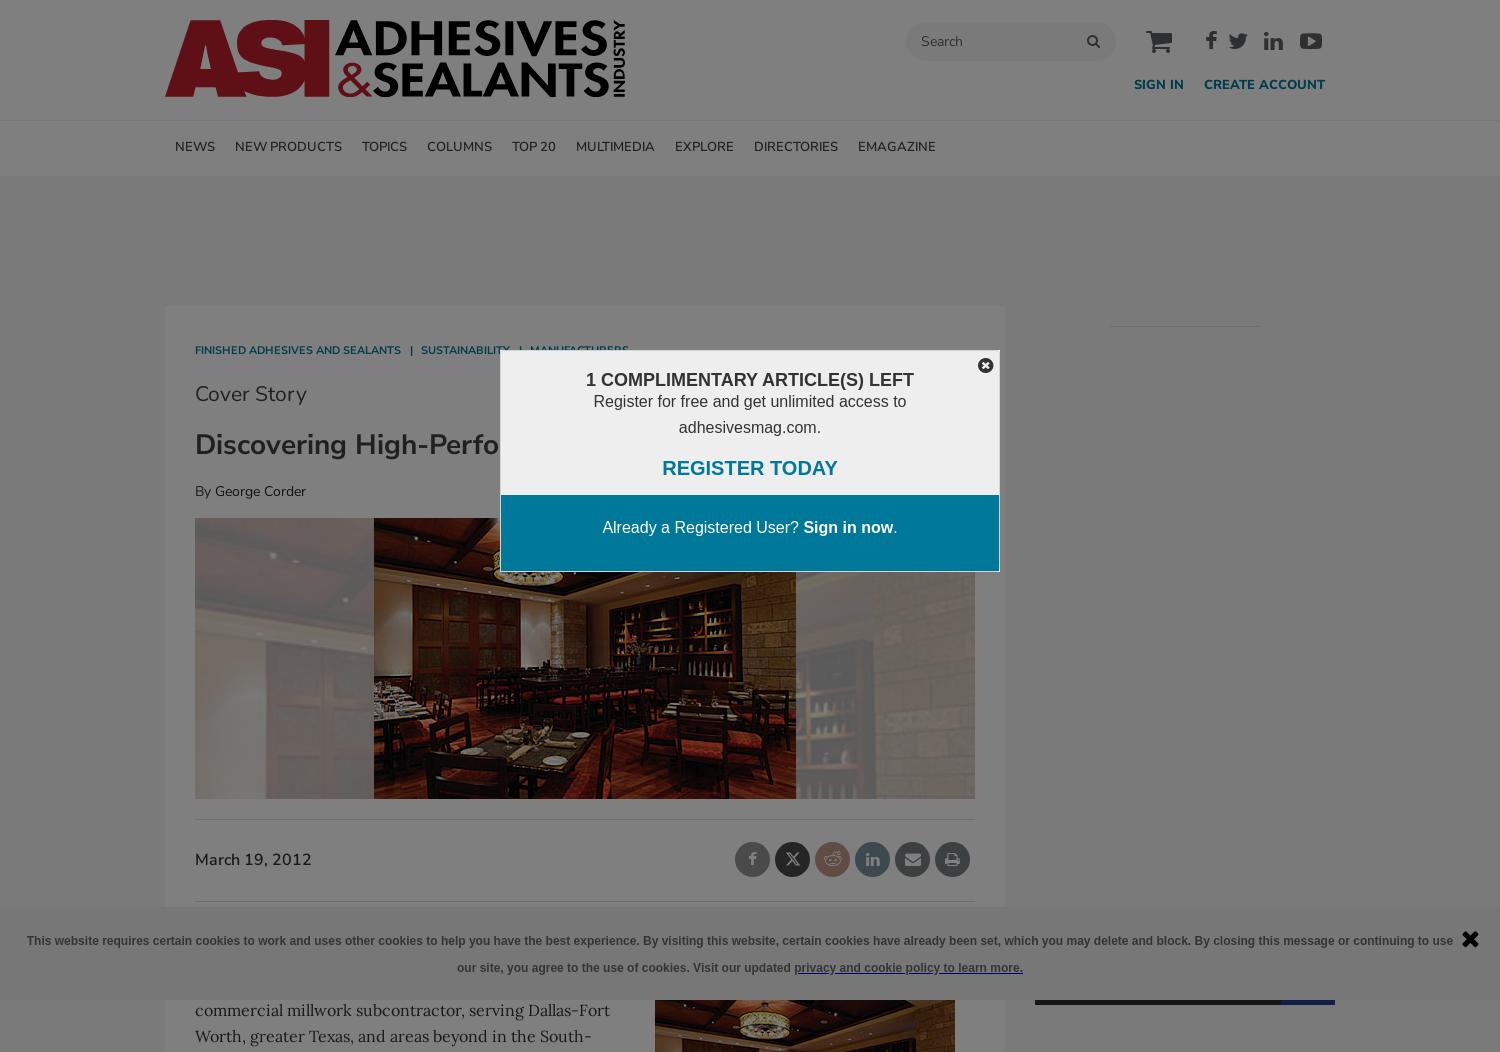 The image size is (1500, 1052). What do you see at coordinates (253, 859) in the screenshot?
I see `'March 19, 2012'` at bounding box center [253, 859].